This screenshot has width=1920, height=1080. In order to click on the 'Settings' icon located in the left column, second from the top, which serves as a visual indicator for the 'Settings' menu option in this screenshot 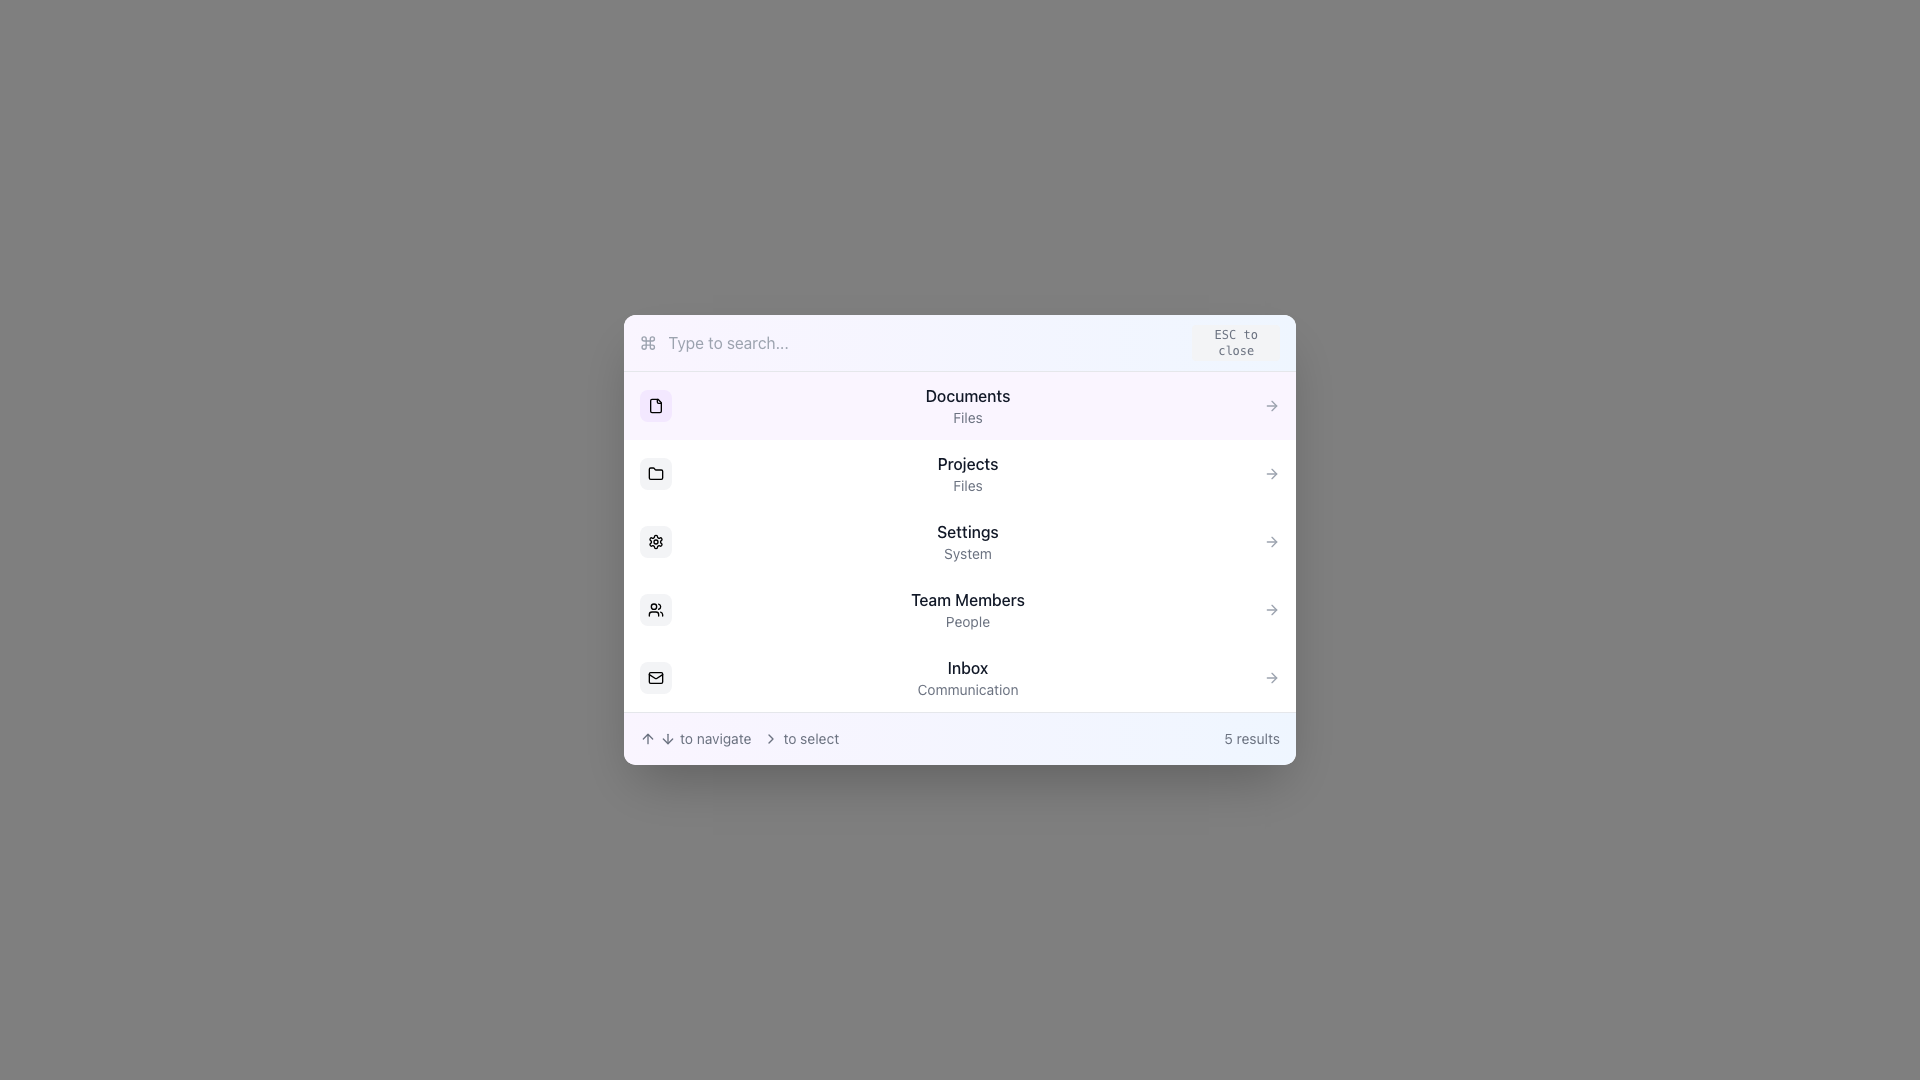, I will do `click(656, 542)`.